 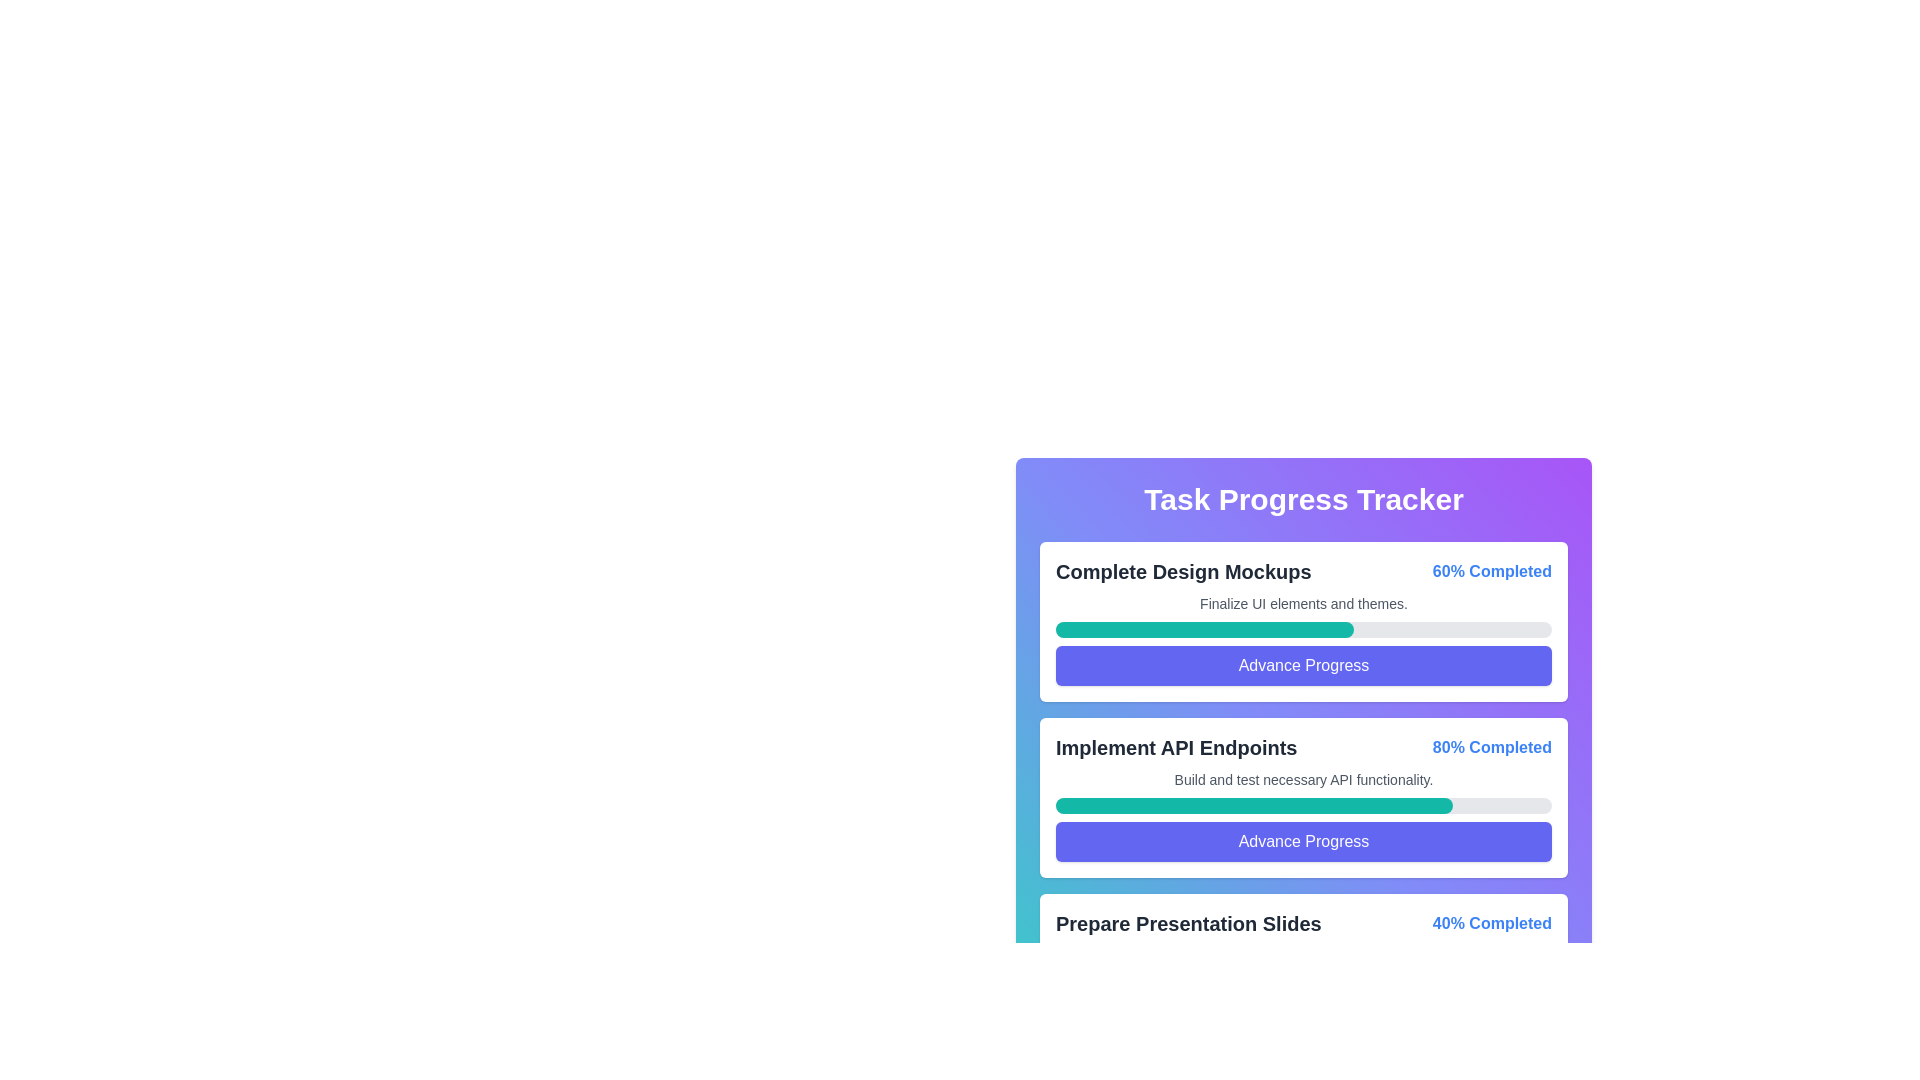 I want to click on the text label that serves as the header for the task progress tracker interface, which is centrally positioned at the top of the layout, so click(x=1304, y=499).